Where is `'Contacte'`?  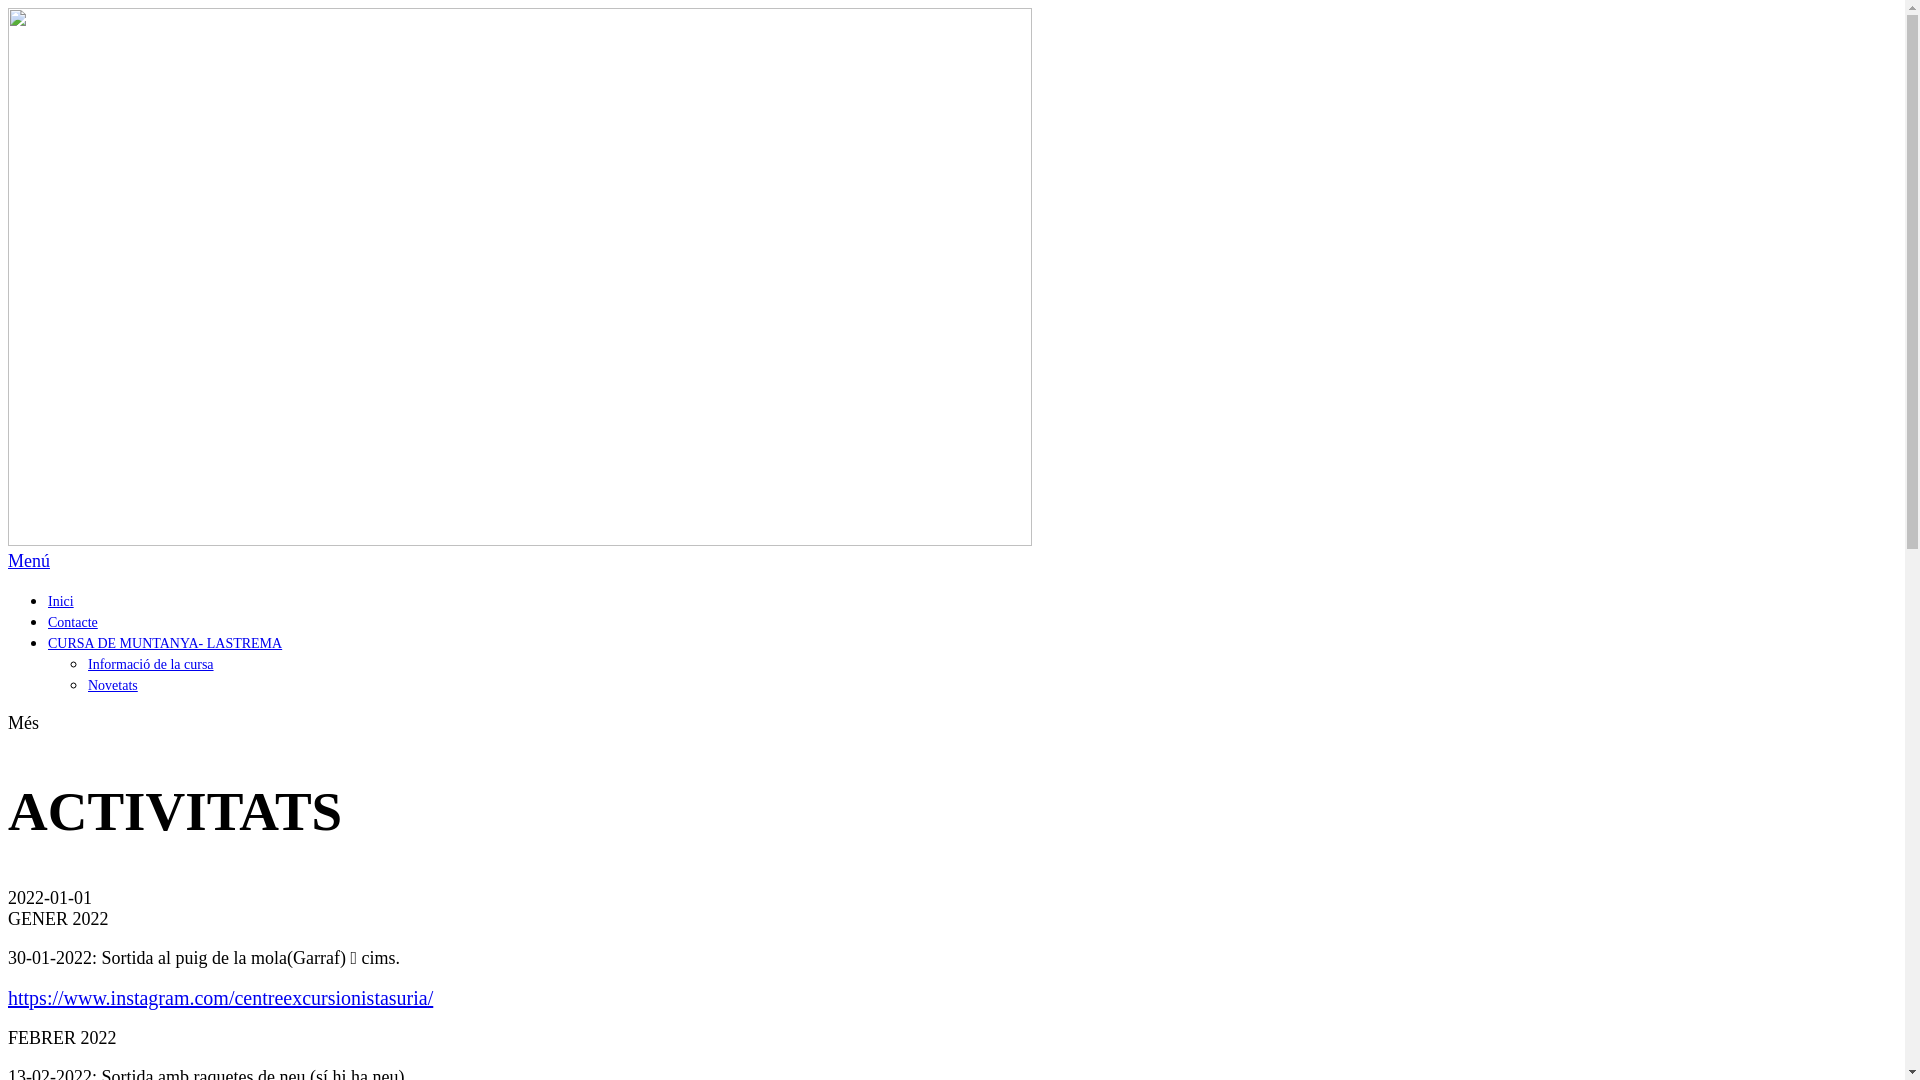
'Contacte' is located at coordinates (72, 621).